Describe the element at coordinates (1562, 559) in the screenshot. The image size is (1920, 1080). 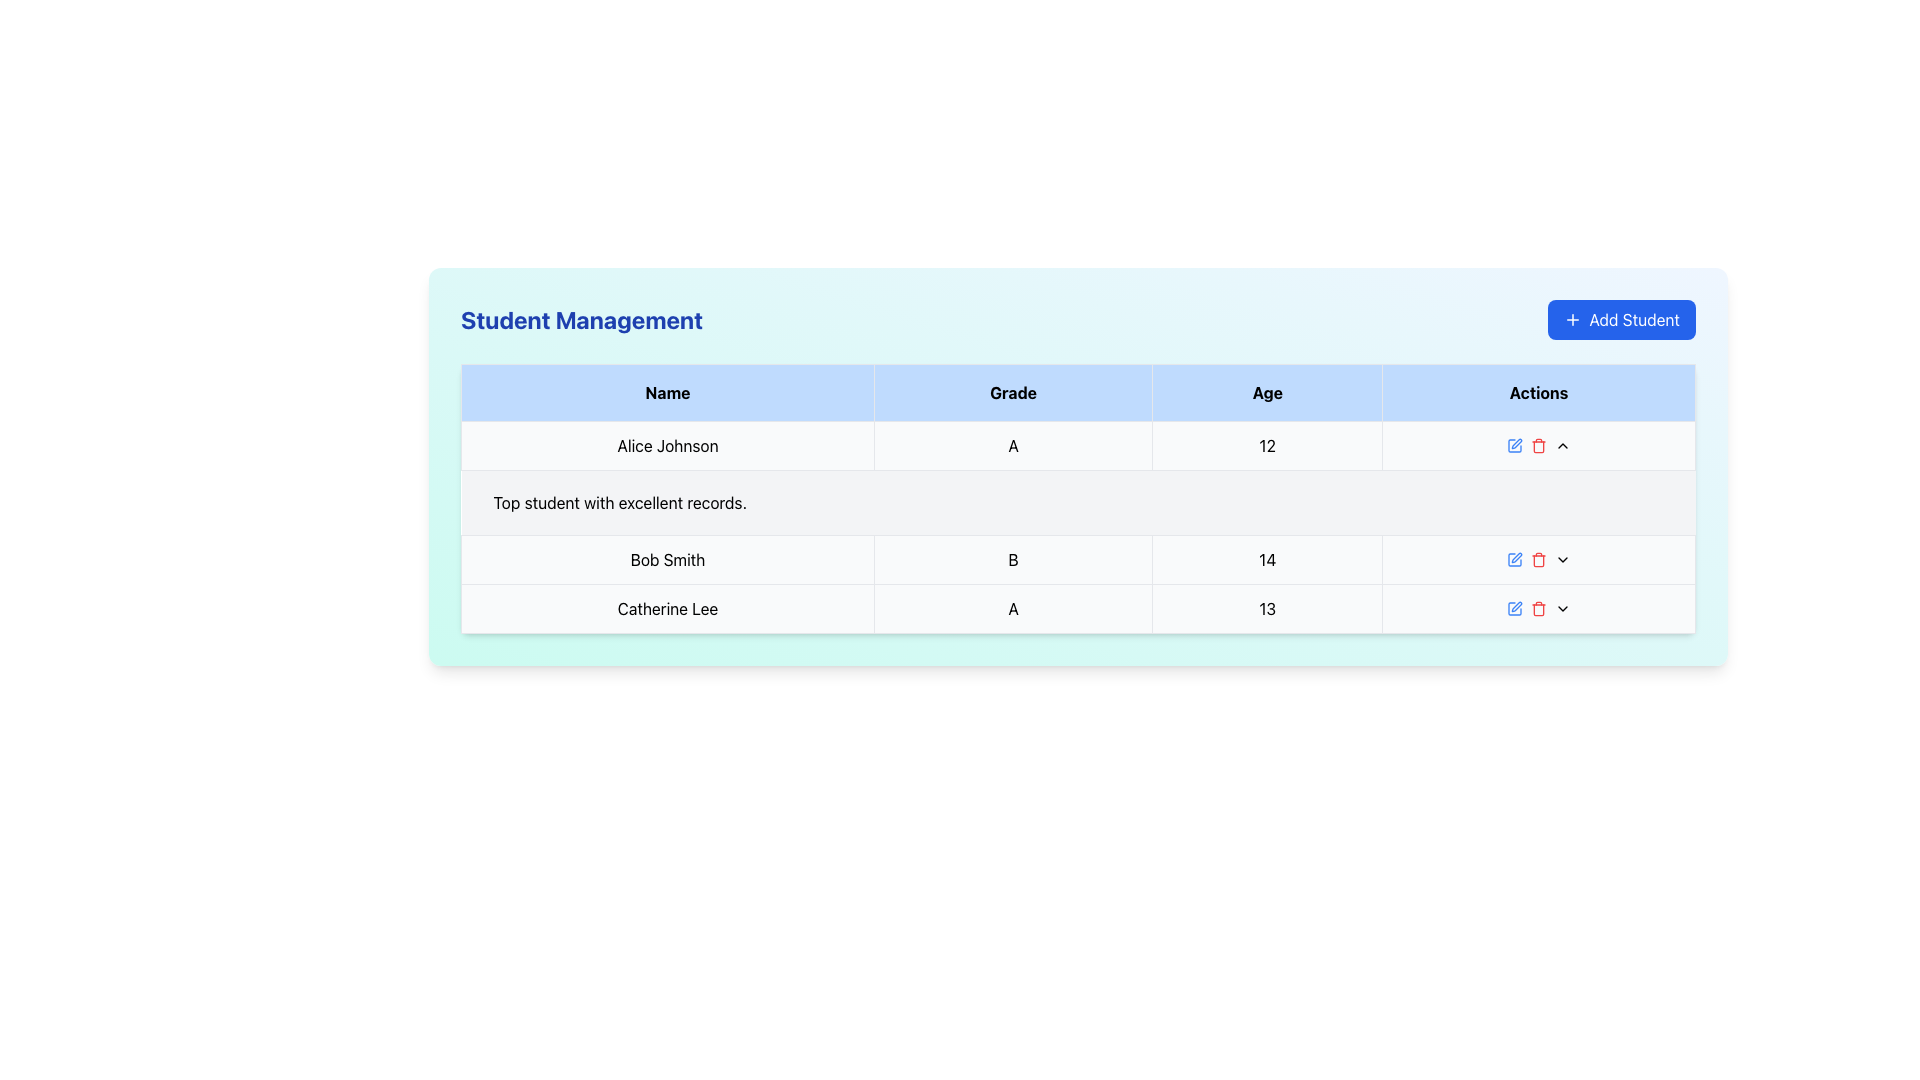
I see `the downward-facing arrow icon in the 'Actions' column for the row representing 'Bob Smith'` at that location.